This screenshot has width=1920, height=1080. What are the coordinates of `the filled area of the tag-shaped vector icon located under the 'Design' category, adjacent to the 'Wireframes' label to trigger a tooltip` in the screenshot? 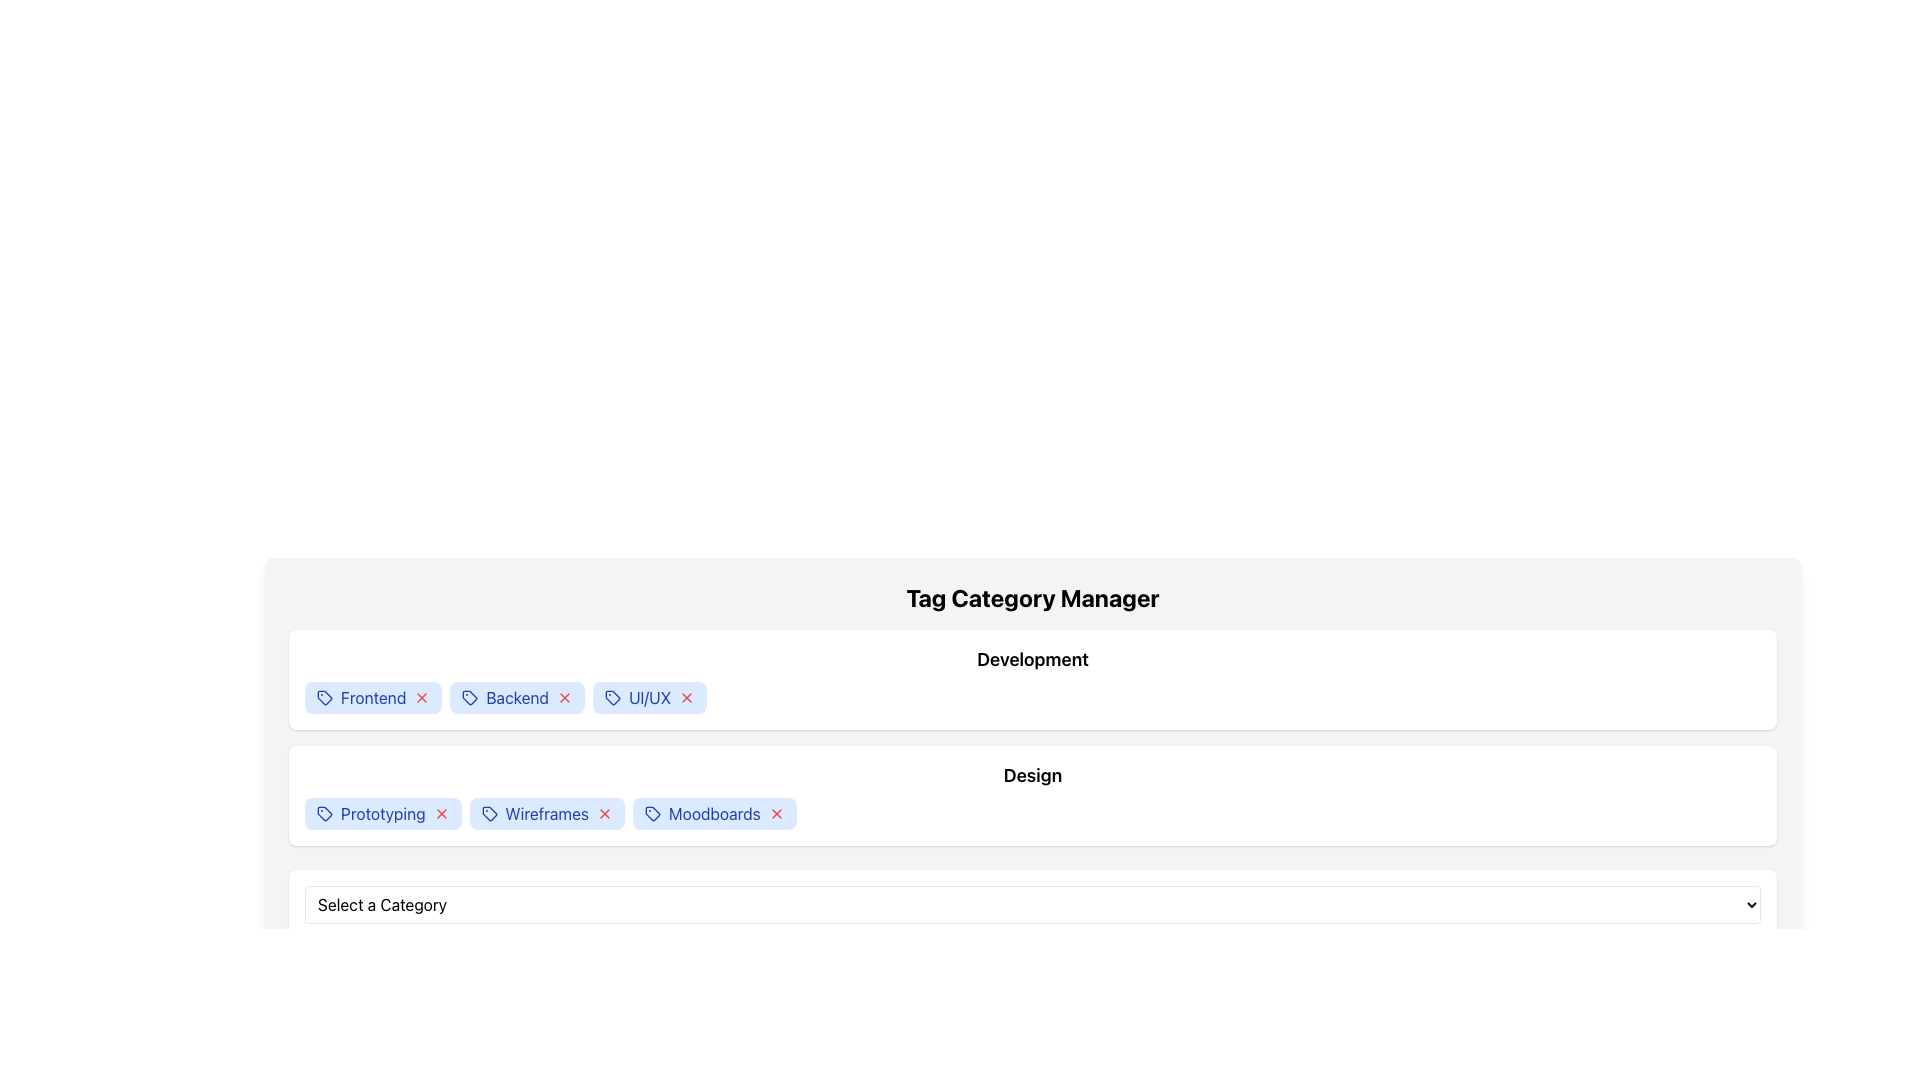 It's located at (489, 813).